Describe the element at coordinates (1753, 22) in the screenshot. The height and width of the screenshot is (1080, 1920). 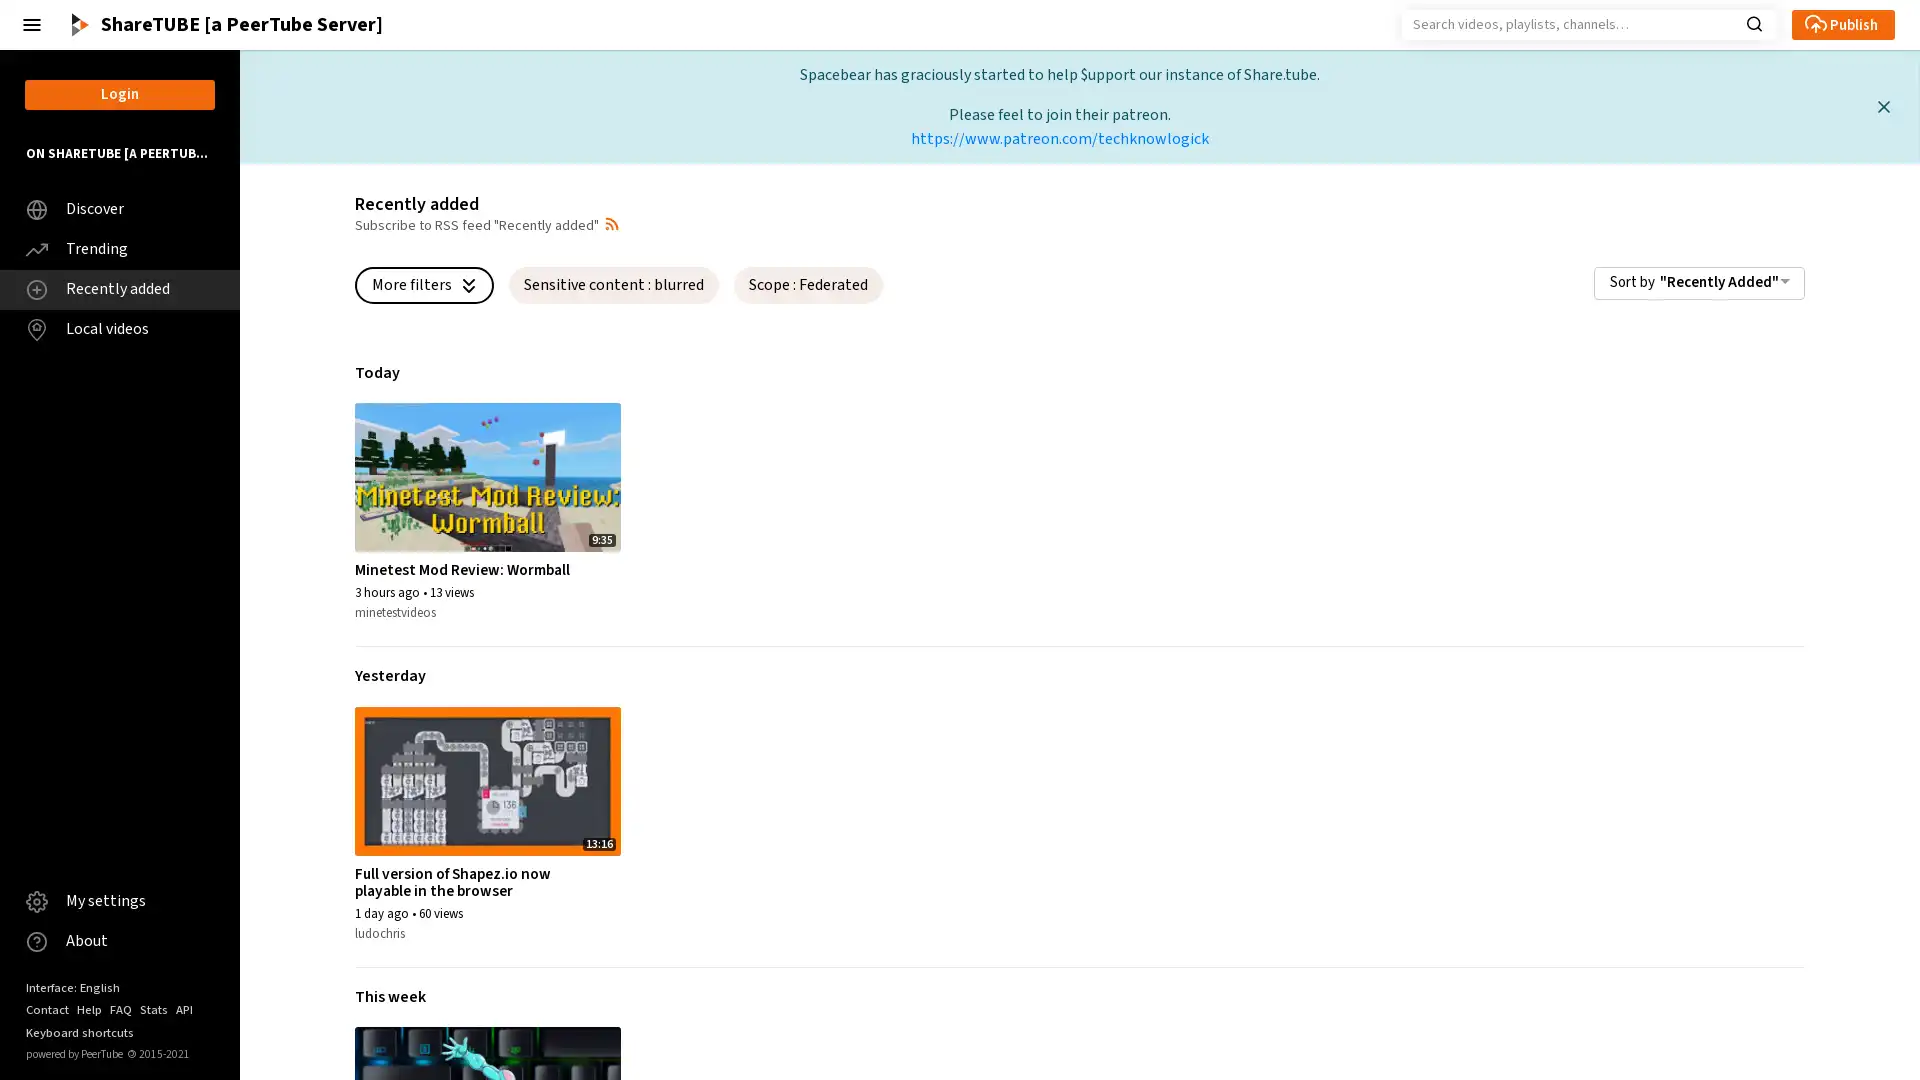
I see `Search` at that location.